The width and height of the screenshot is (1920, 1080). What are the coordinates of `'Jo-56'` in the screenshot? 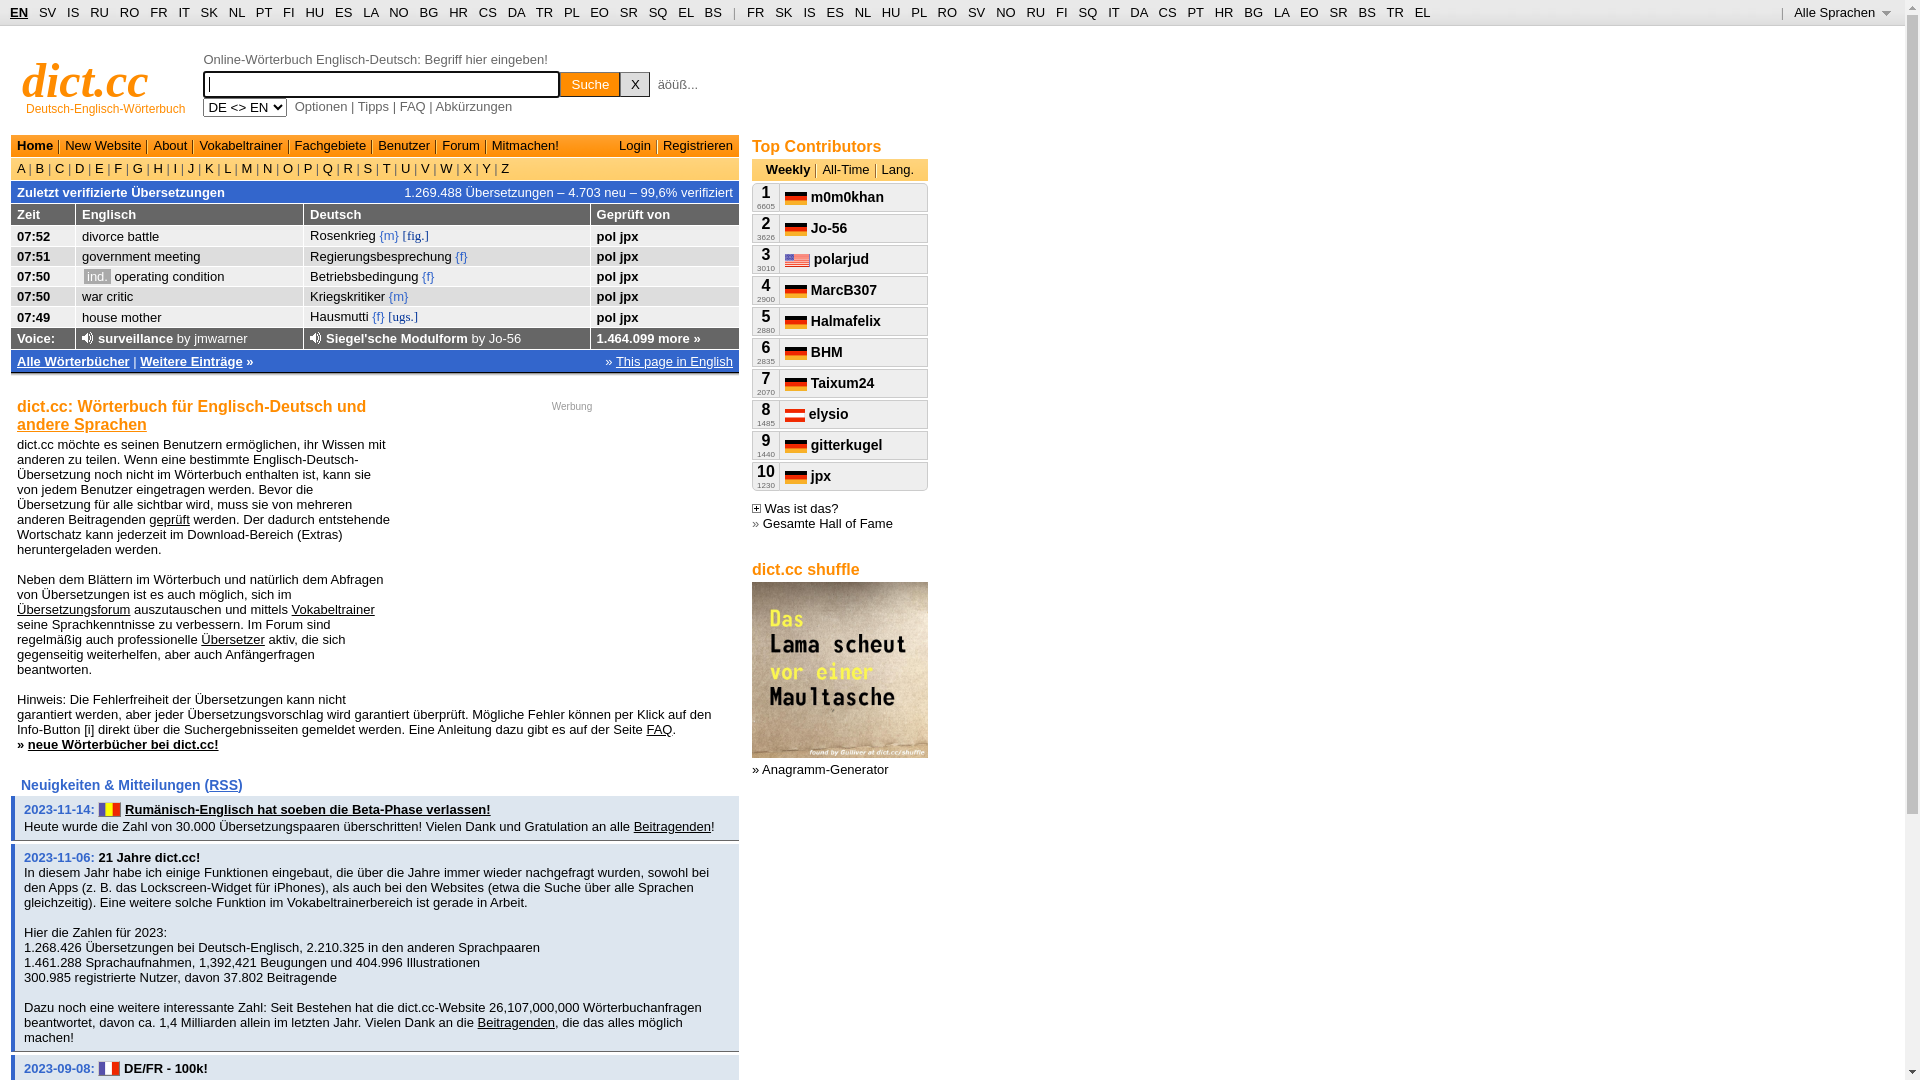 It's located at (505, 337).